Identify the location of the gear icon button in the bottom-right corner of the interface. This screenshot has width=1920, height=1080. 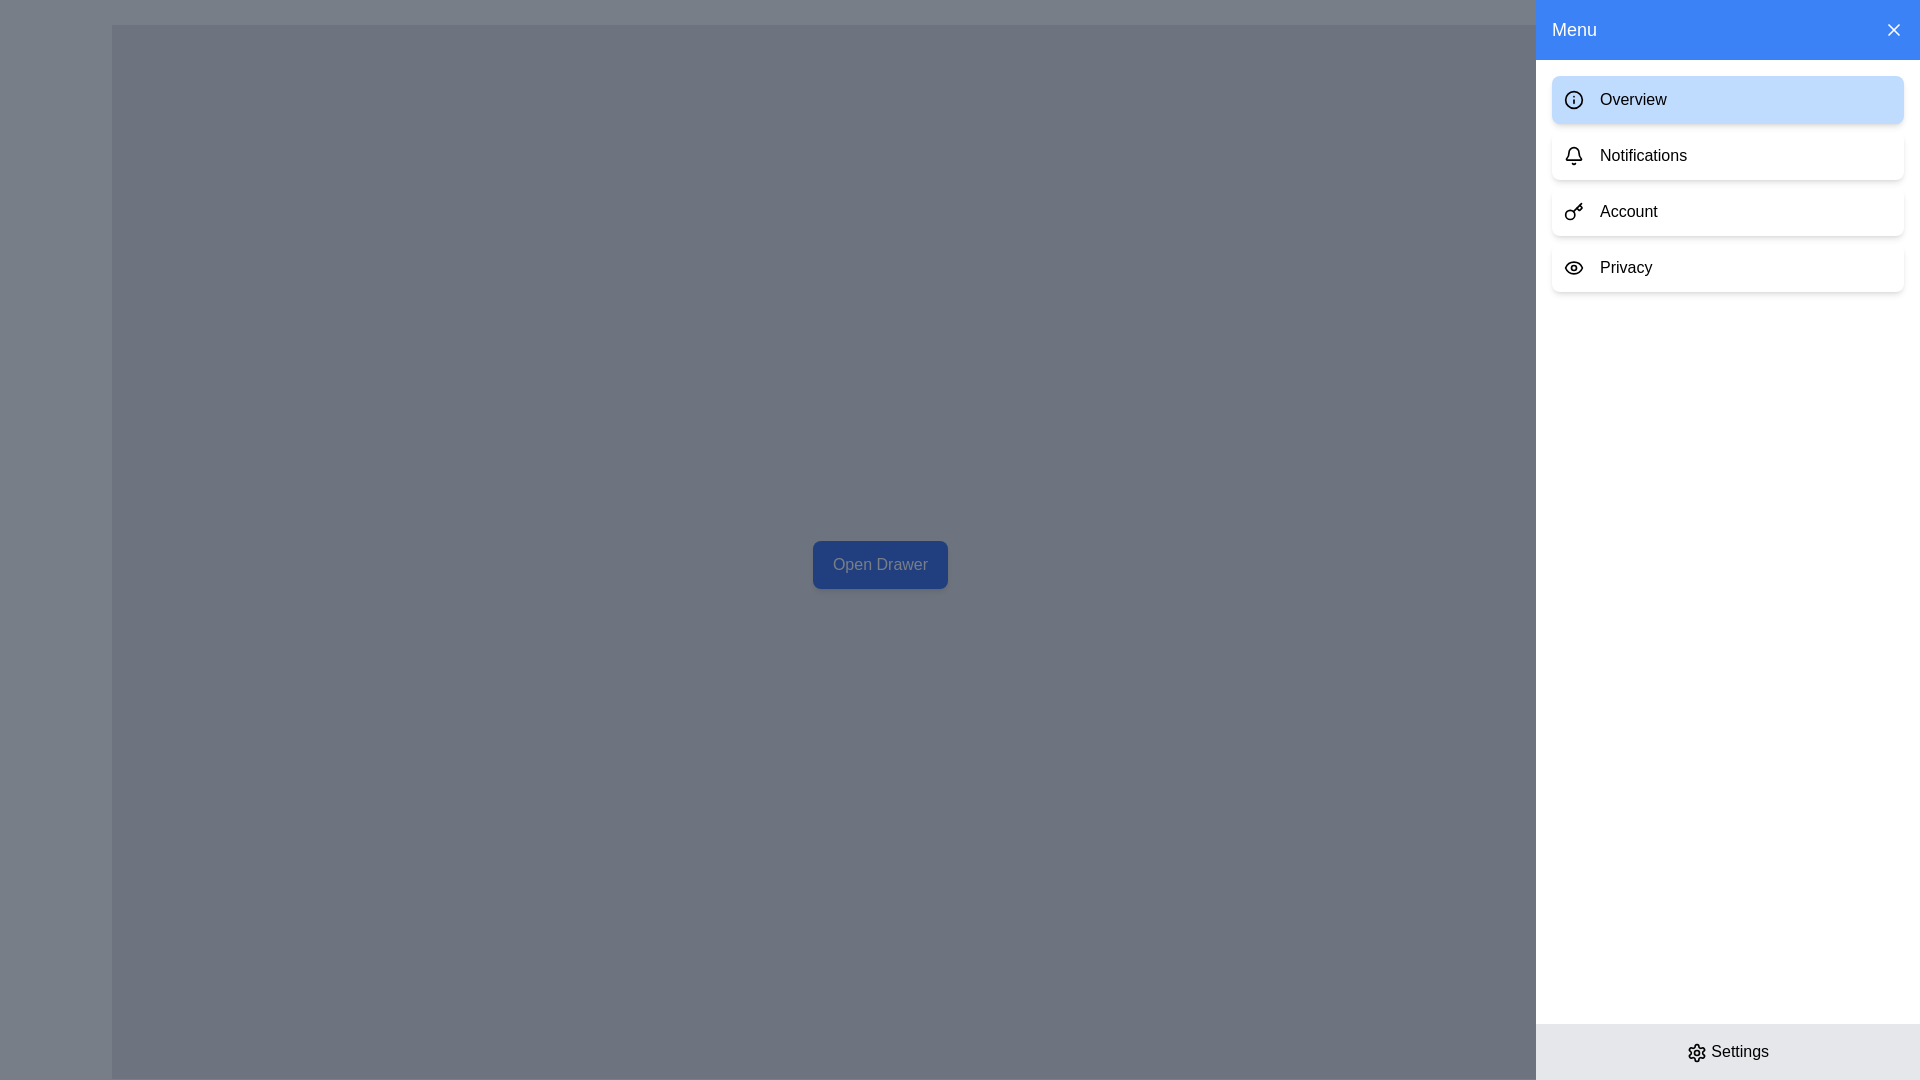
(1695, 1051).